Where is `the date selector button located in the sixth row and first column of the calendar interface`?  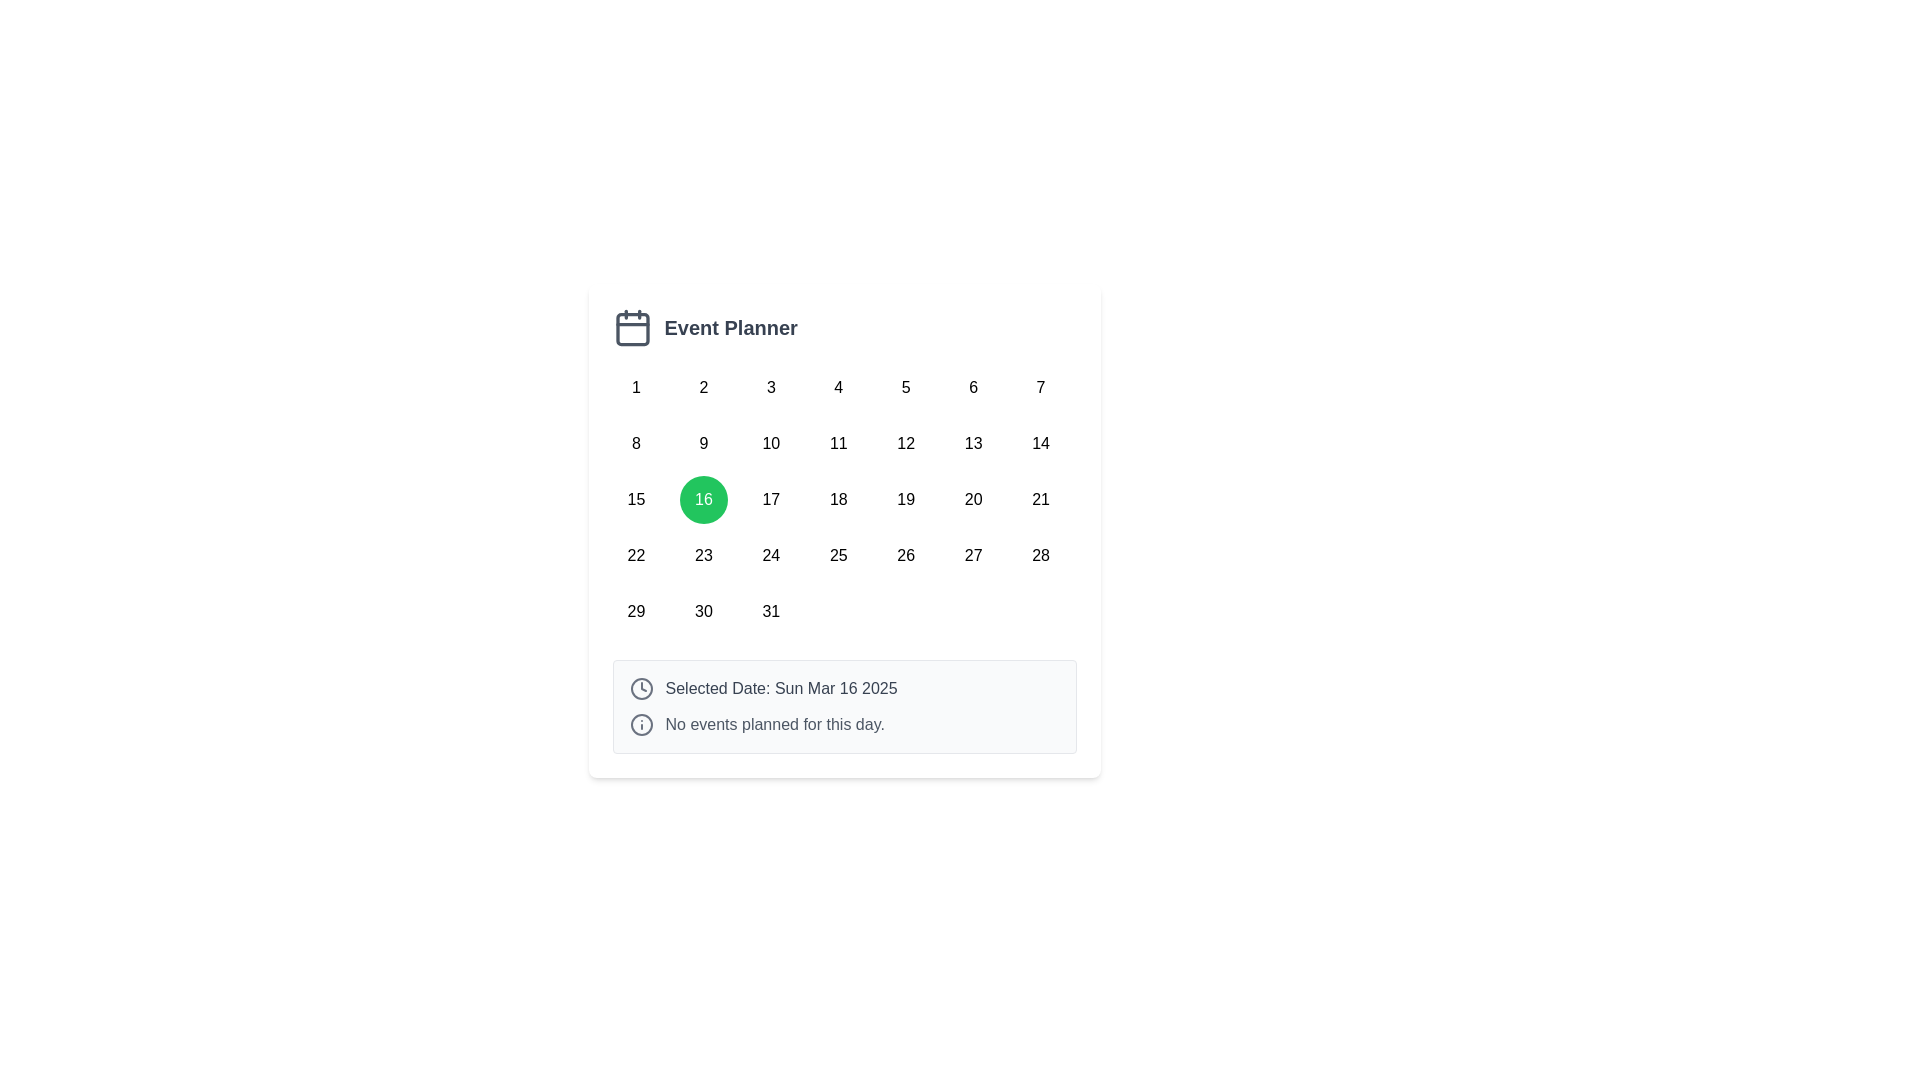
the date selector button located in the sixth row and first column of the calendar interface is located at coordinates (635, 555).